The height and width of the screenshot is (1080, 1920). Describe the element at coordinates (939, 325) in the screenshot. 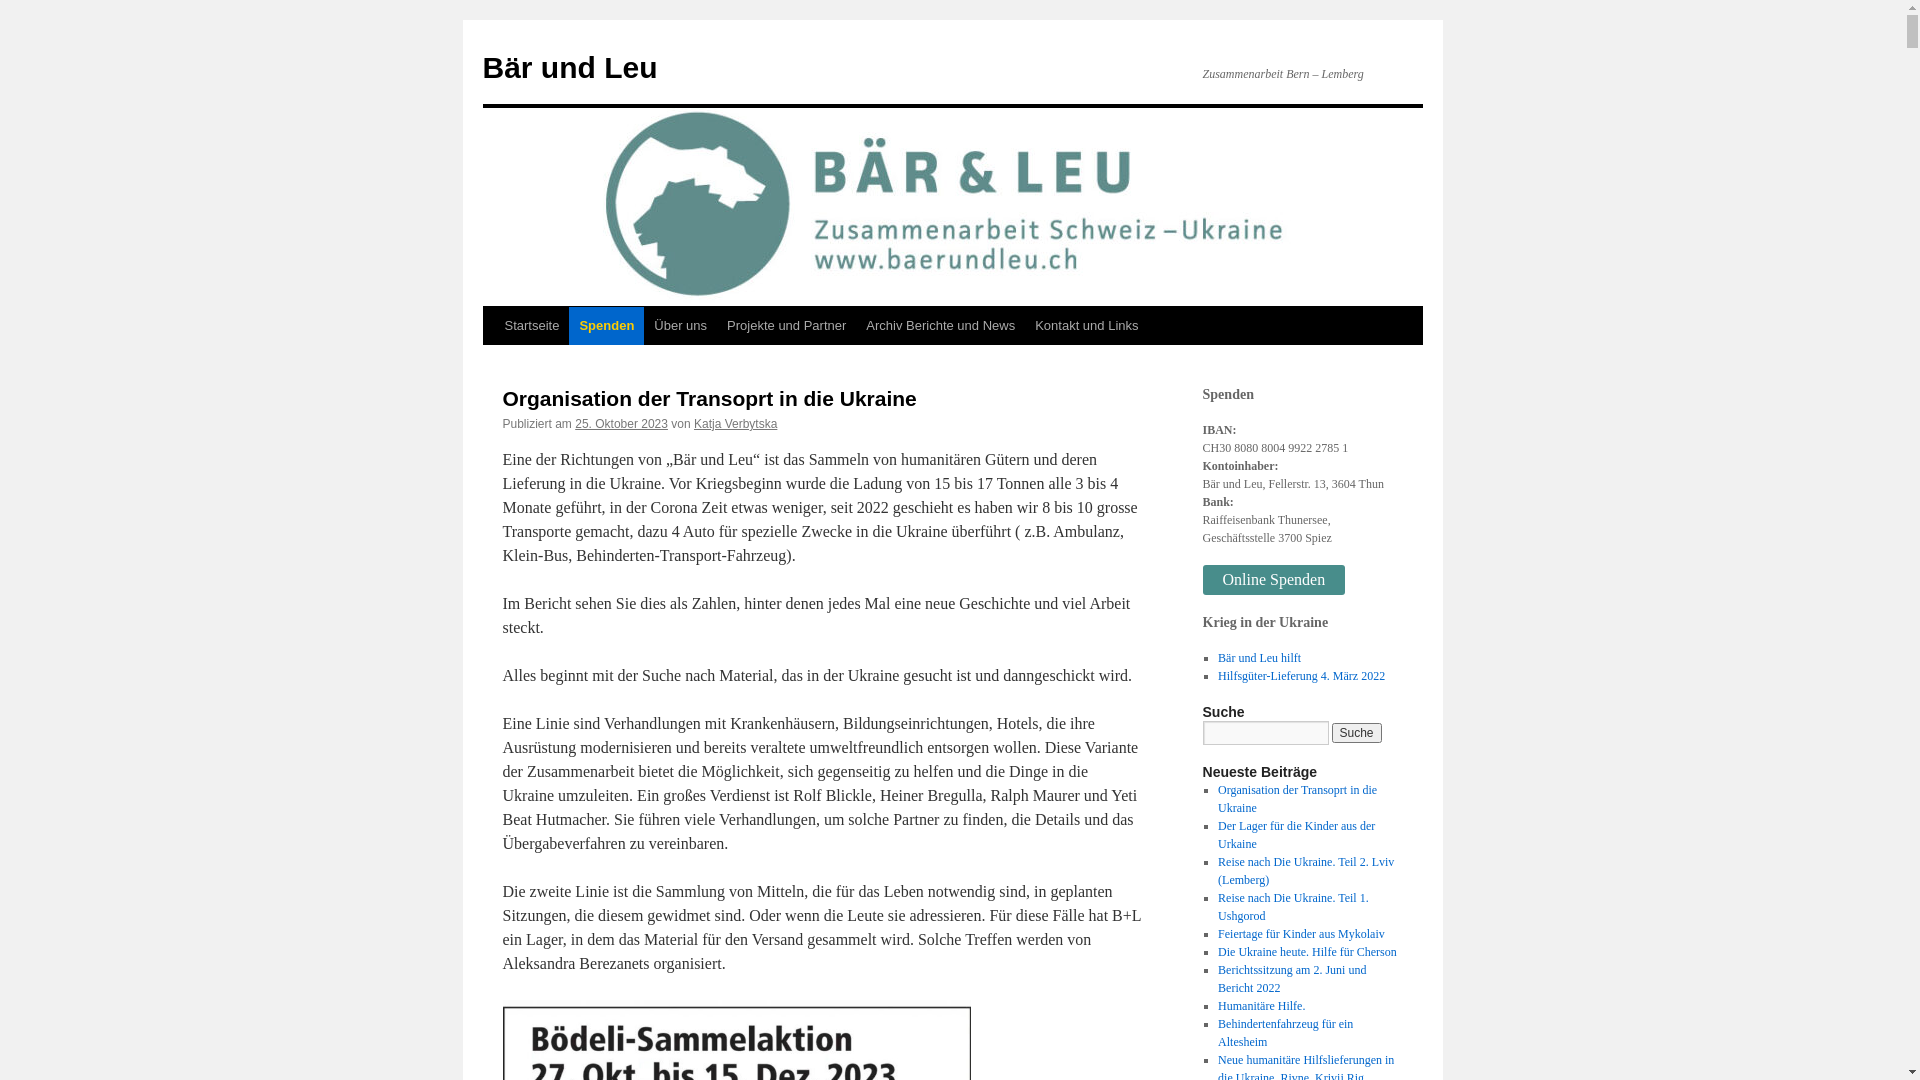

I see `'Archiv Berichte und News'` at that location.